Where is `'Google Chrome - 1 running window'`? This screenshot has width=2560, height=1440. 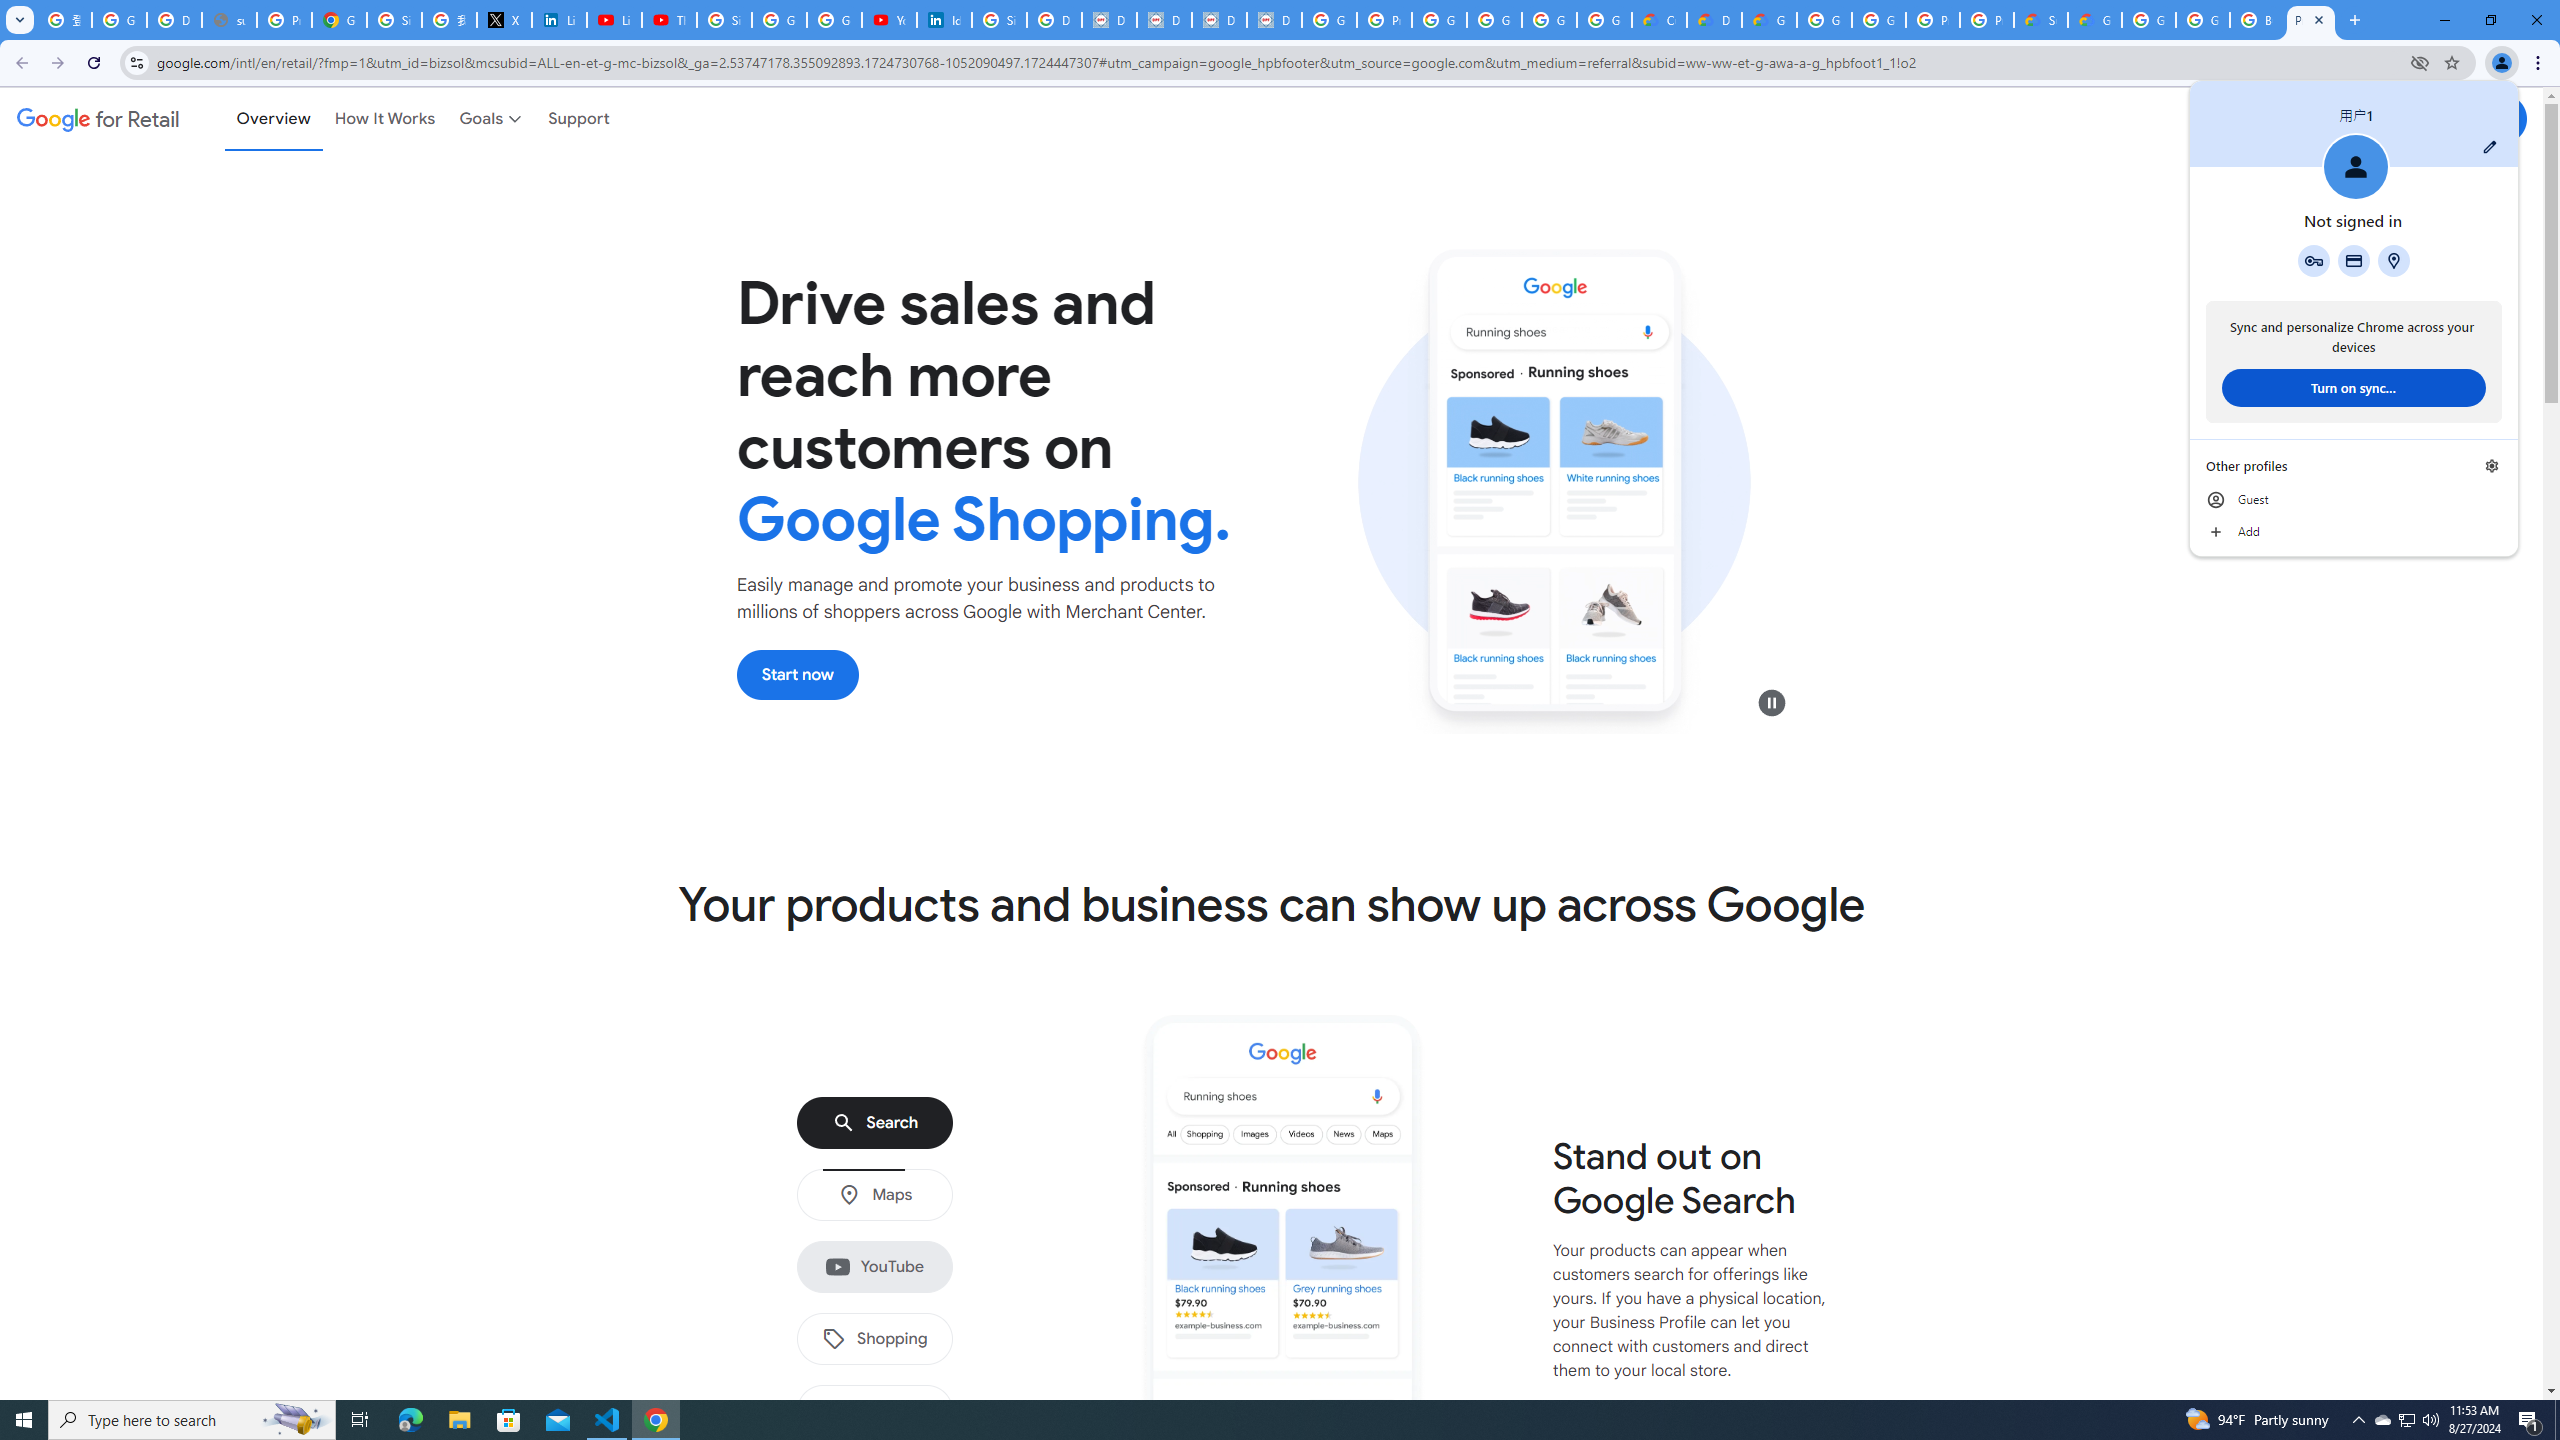 'Google Chrome - 1 running window' is located at coordinates (656, 1418).